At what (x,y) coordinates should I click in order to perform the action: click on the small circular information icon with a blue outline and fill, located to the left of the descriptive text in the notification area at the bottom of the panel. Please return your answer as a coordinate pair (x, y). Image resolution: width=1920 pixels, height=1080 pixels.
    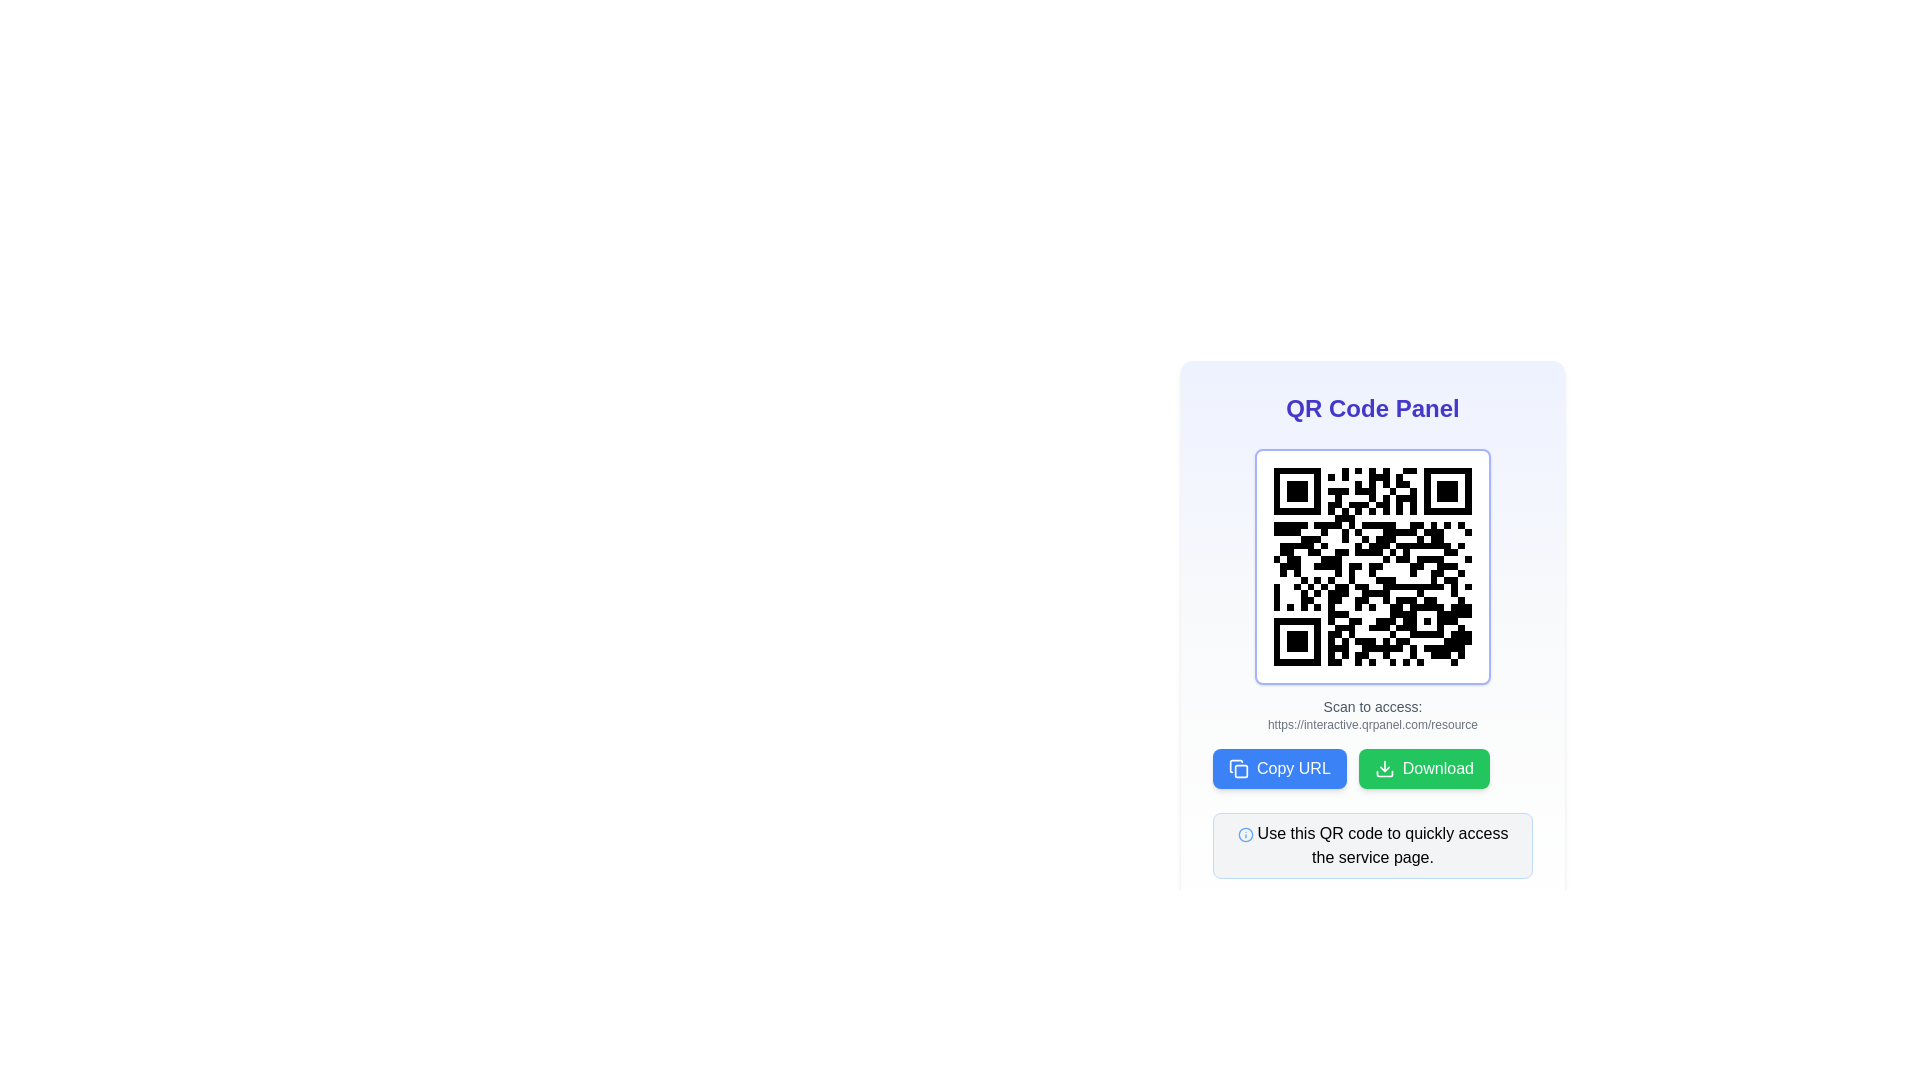
    Looking at the image, I should click on (1244, 834).